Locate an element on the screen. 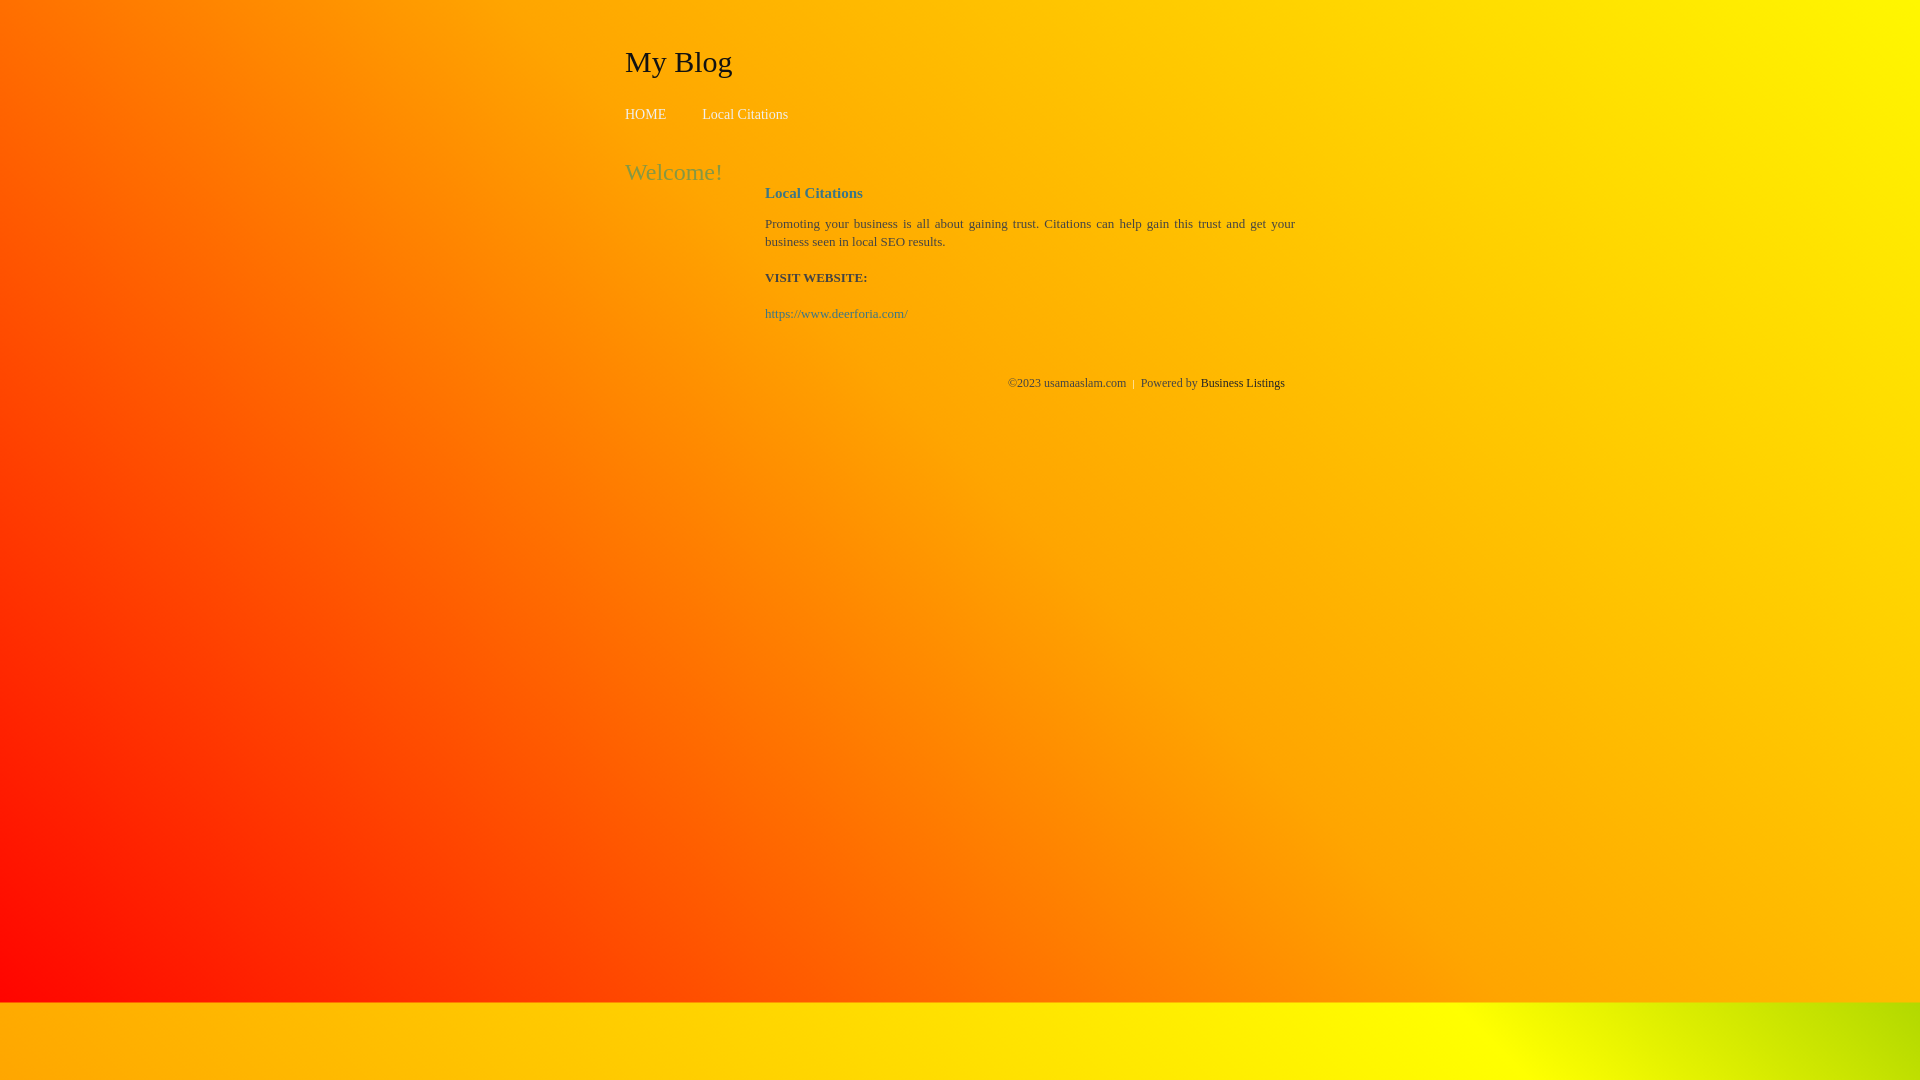 The image size is (1920, 1080). 'Local Citations' is located at coordinates (743, 114).